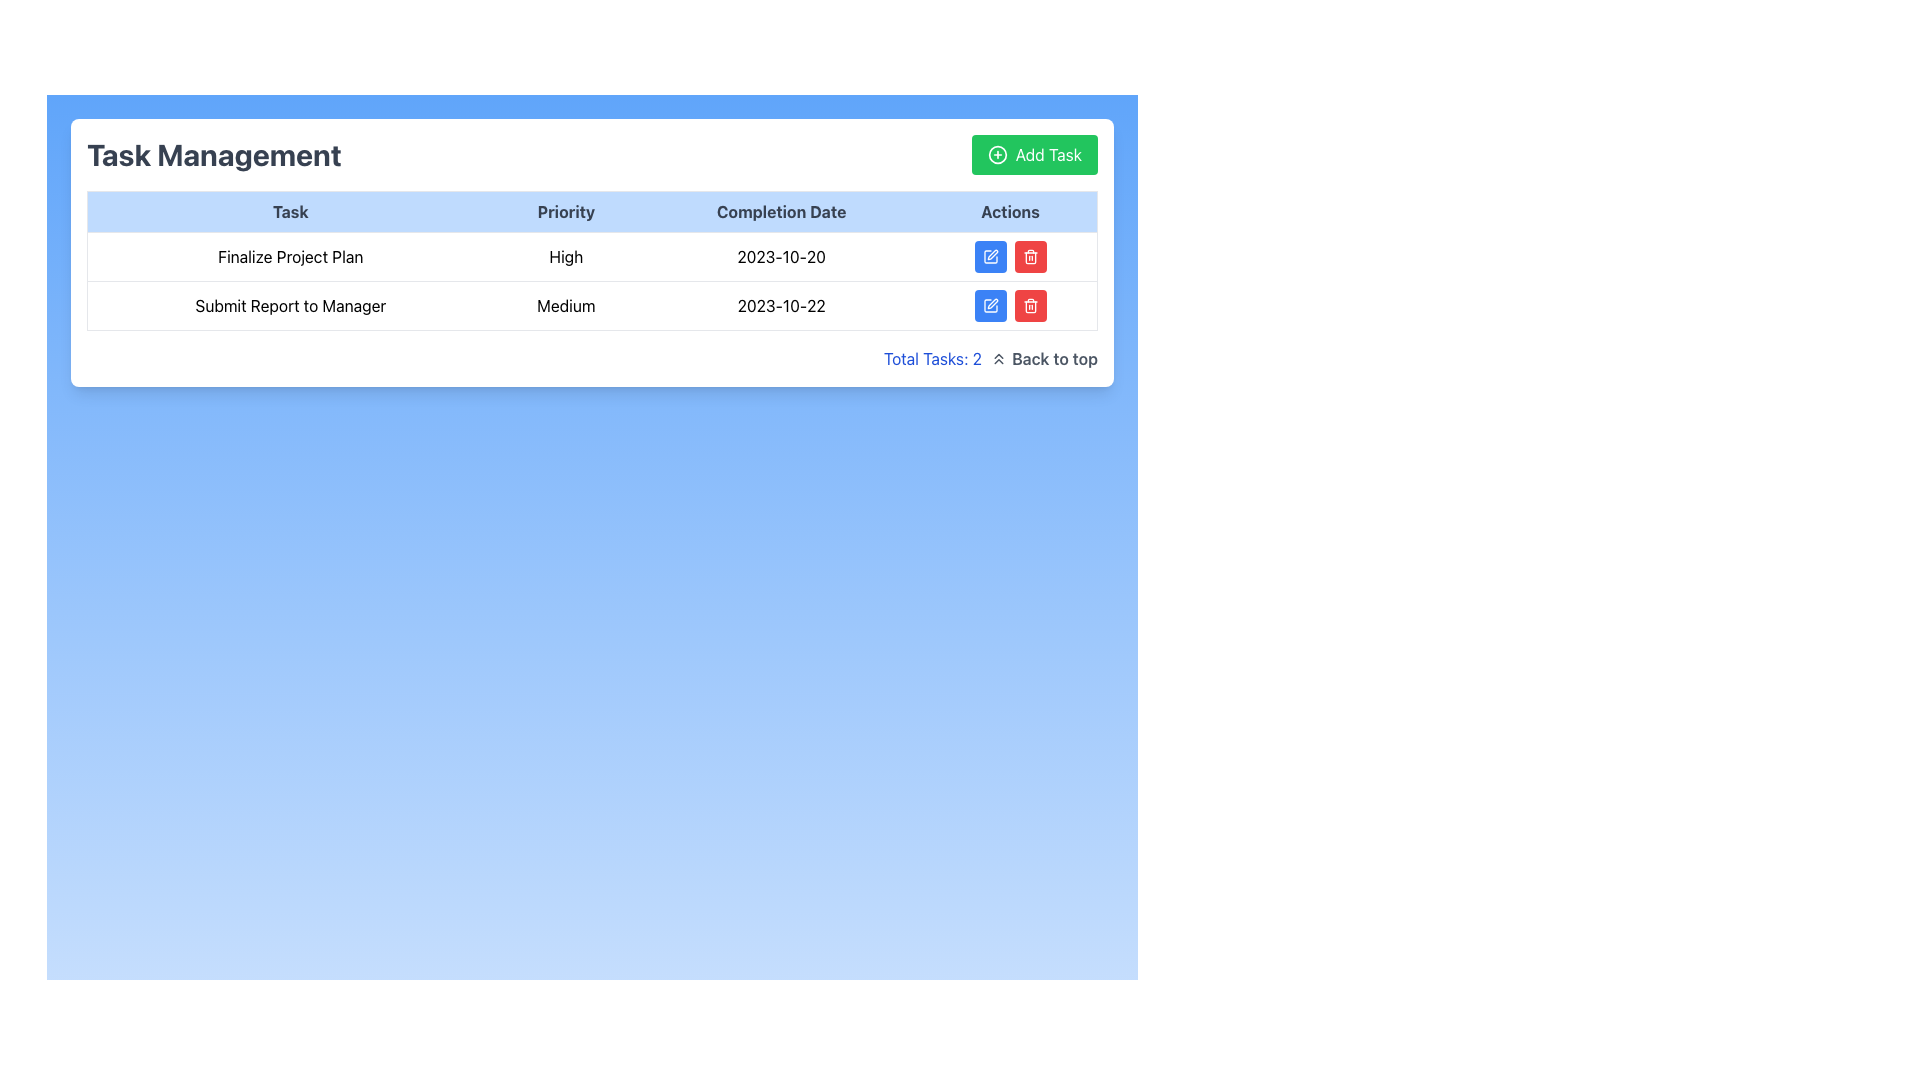 This screenshot has width=1920, height=1080. Describe the element at coordinates (992, 304) in the screenshot. I see `the edit icon located` at that location.